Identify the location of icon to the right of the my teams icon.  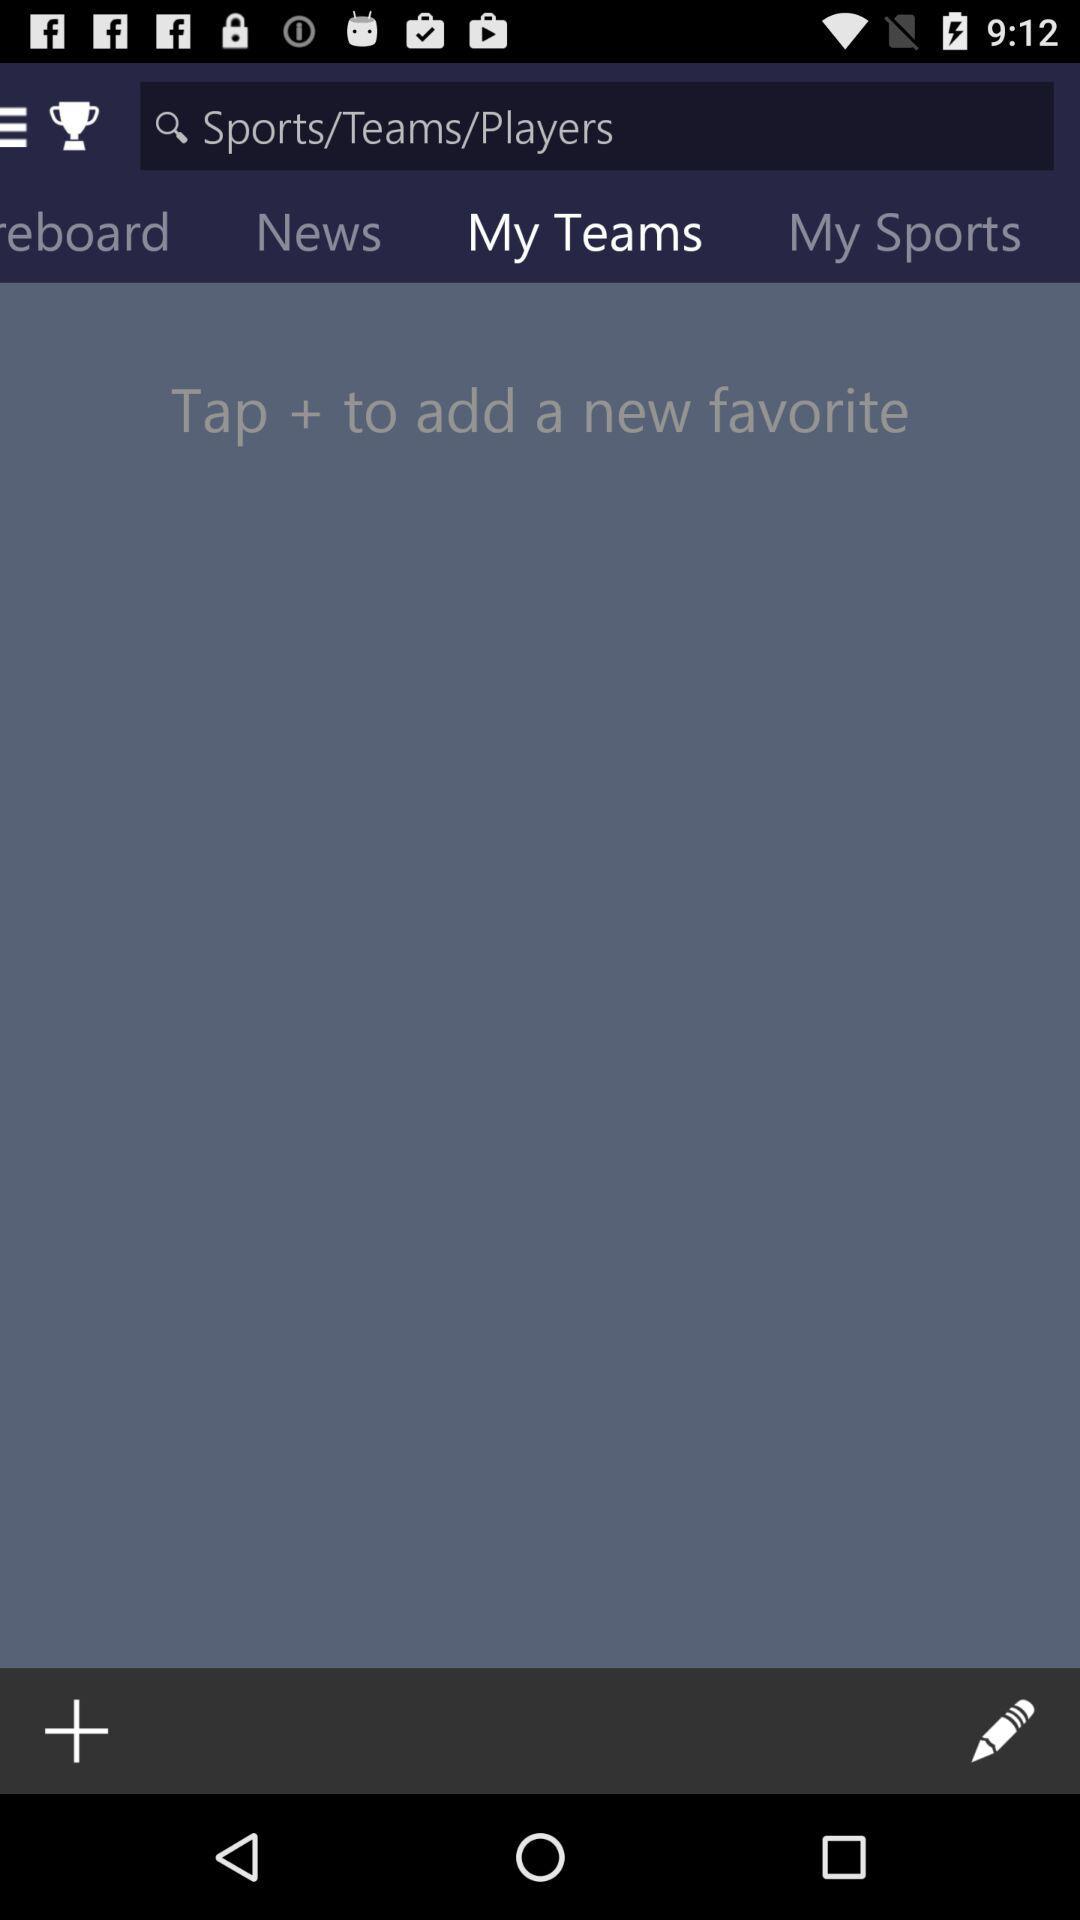
(920, 235).